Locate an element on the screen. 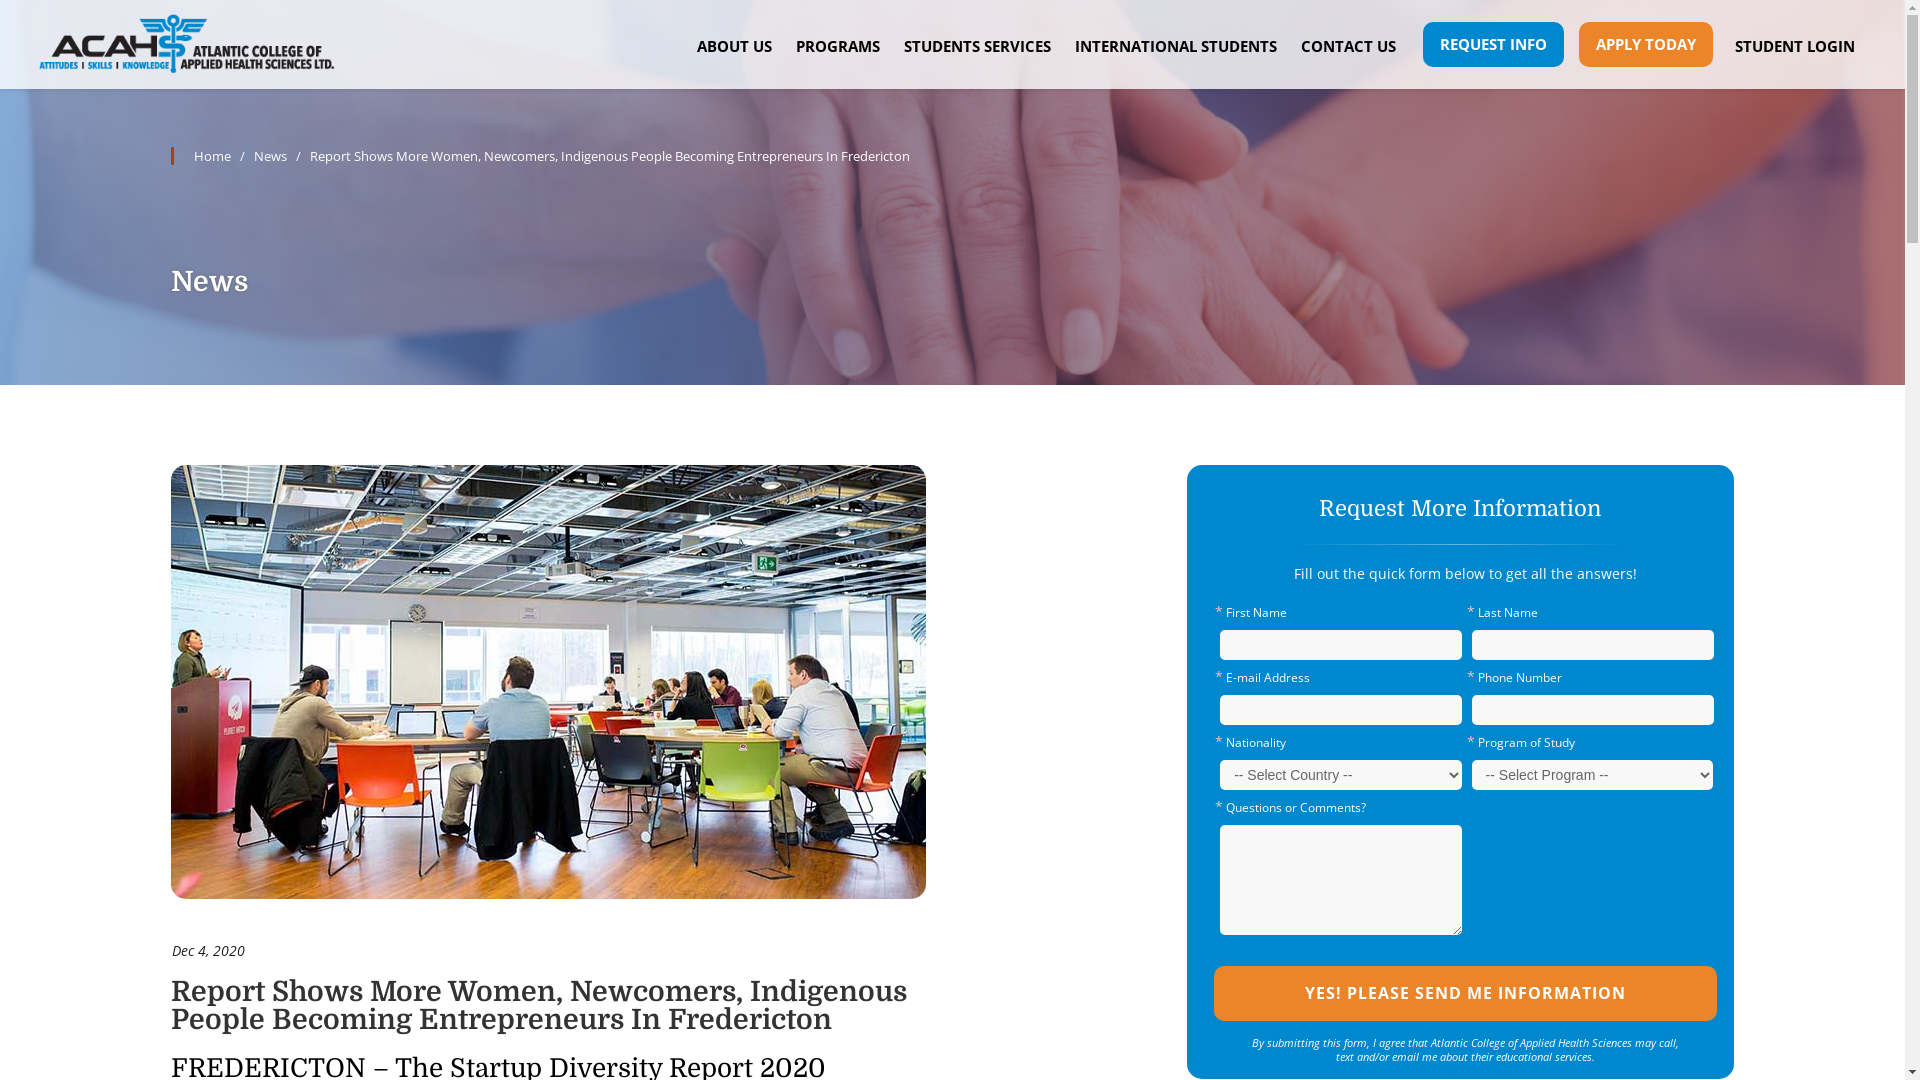 Image resolution: width=1920 pixels, height=1080 pixels. 'YES! PLEASE SEND ME INFORMATION' is located at coordinates (1465, 993).